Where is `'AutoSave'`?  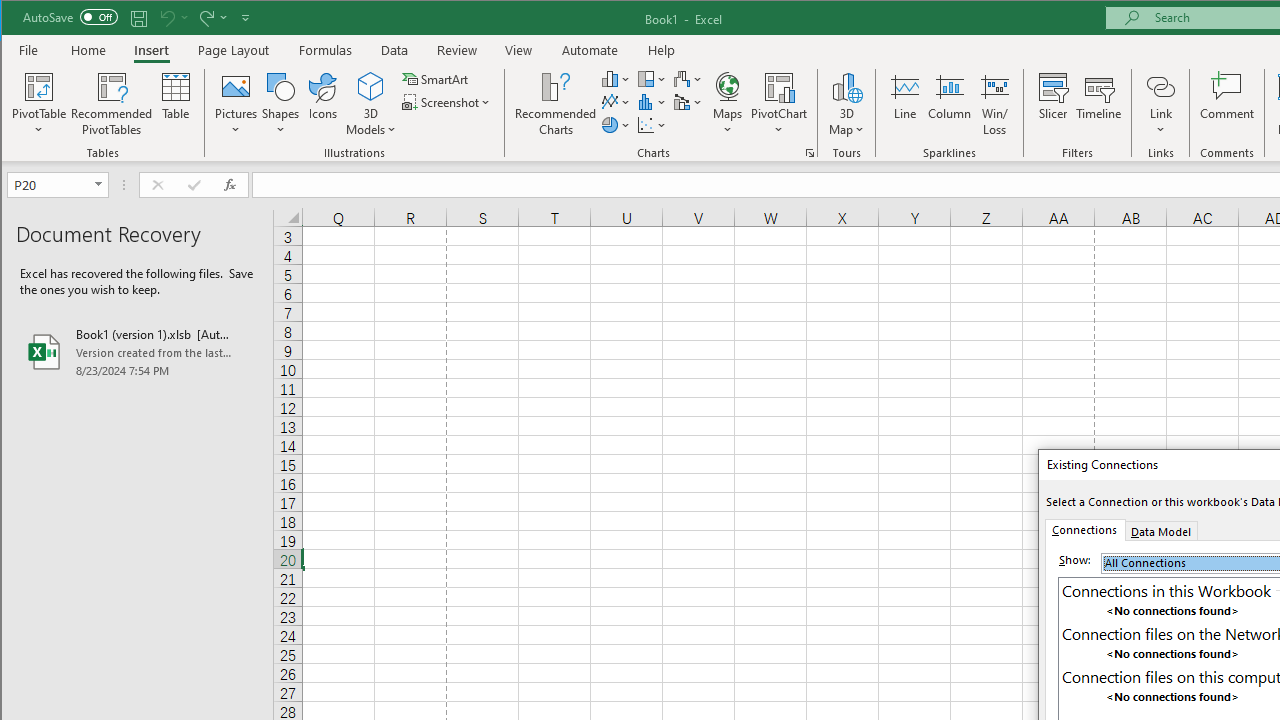
'AutoSave' is located at coordinates (70, 17).